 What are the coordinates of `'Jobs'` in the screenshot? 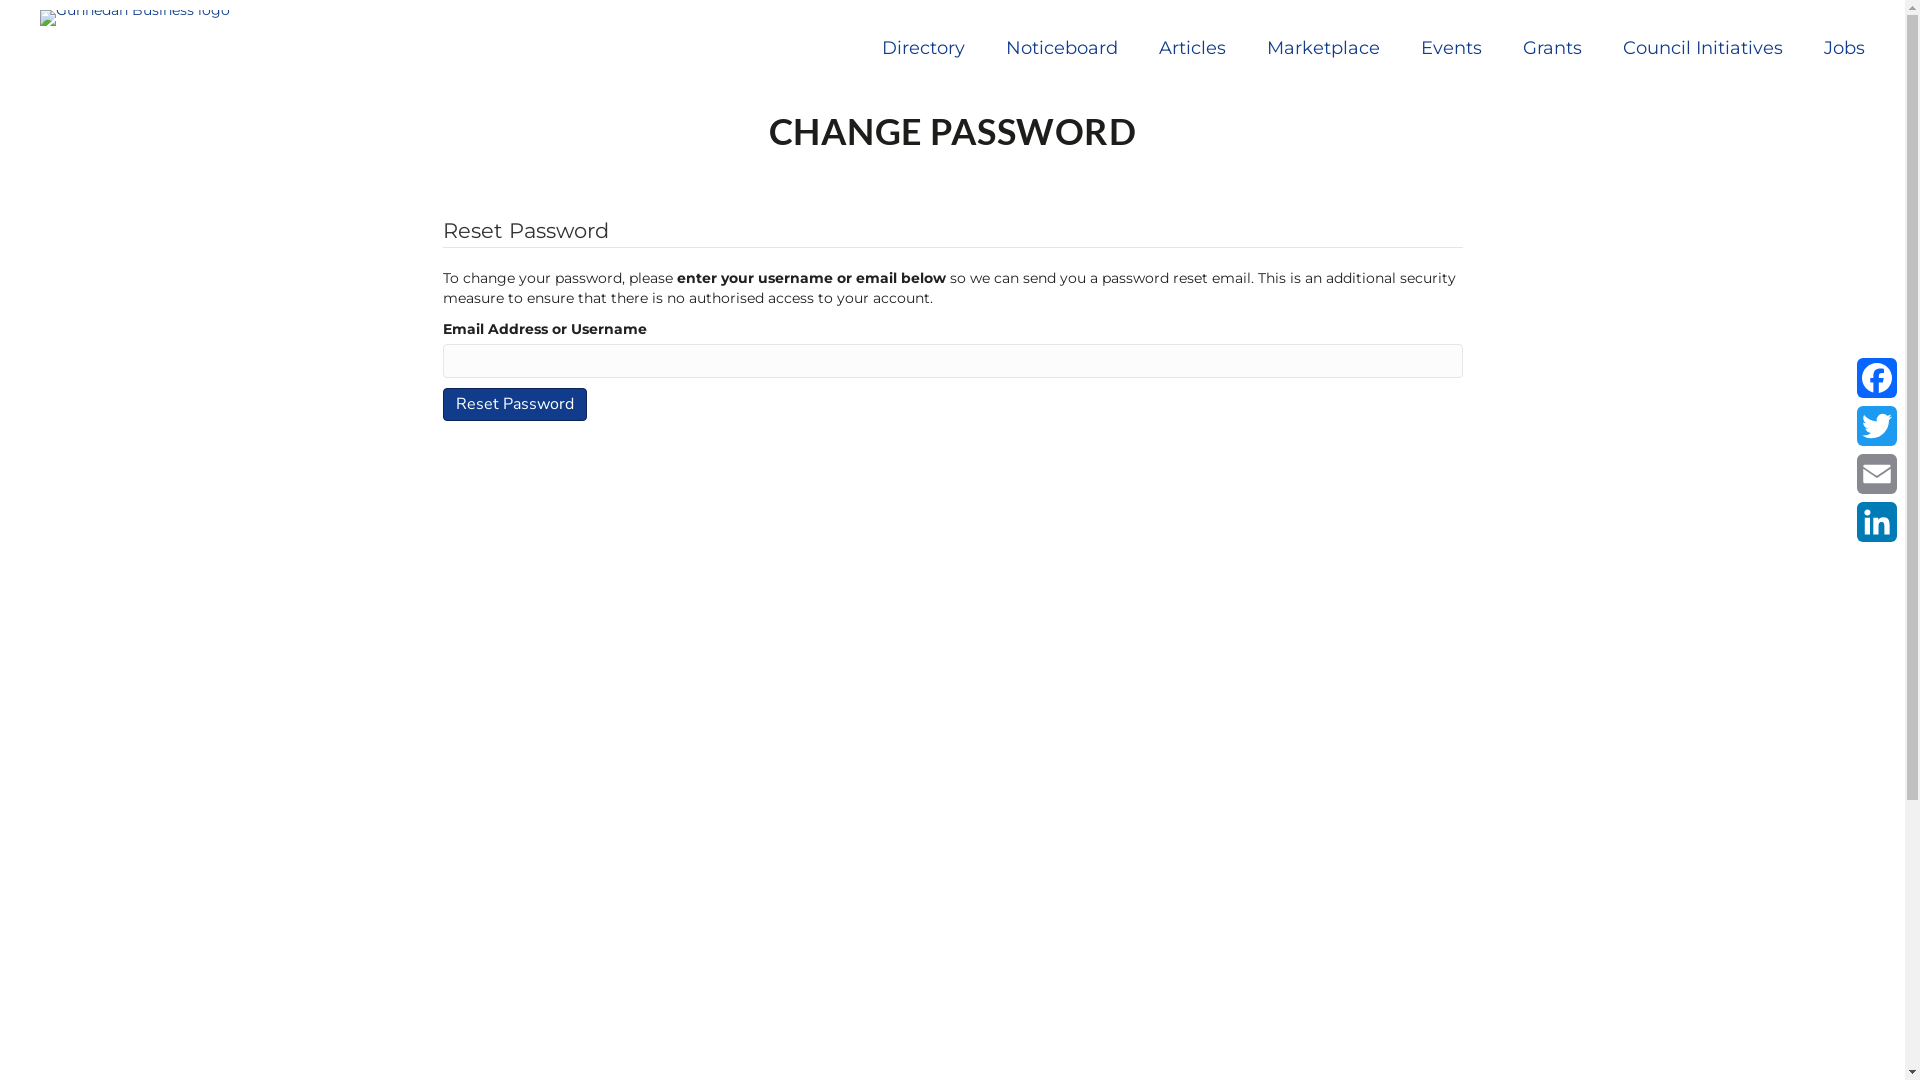 It's located at (1843, 46).